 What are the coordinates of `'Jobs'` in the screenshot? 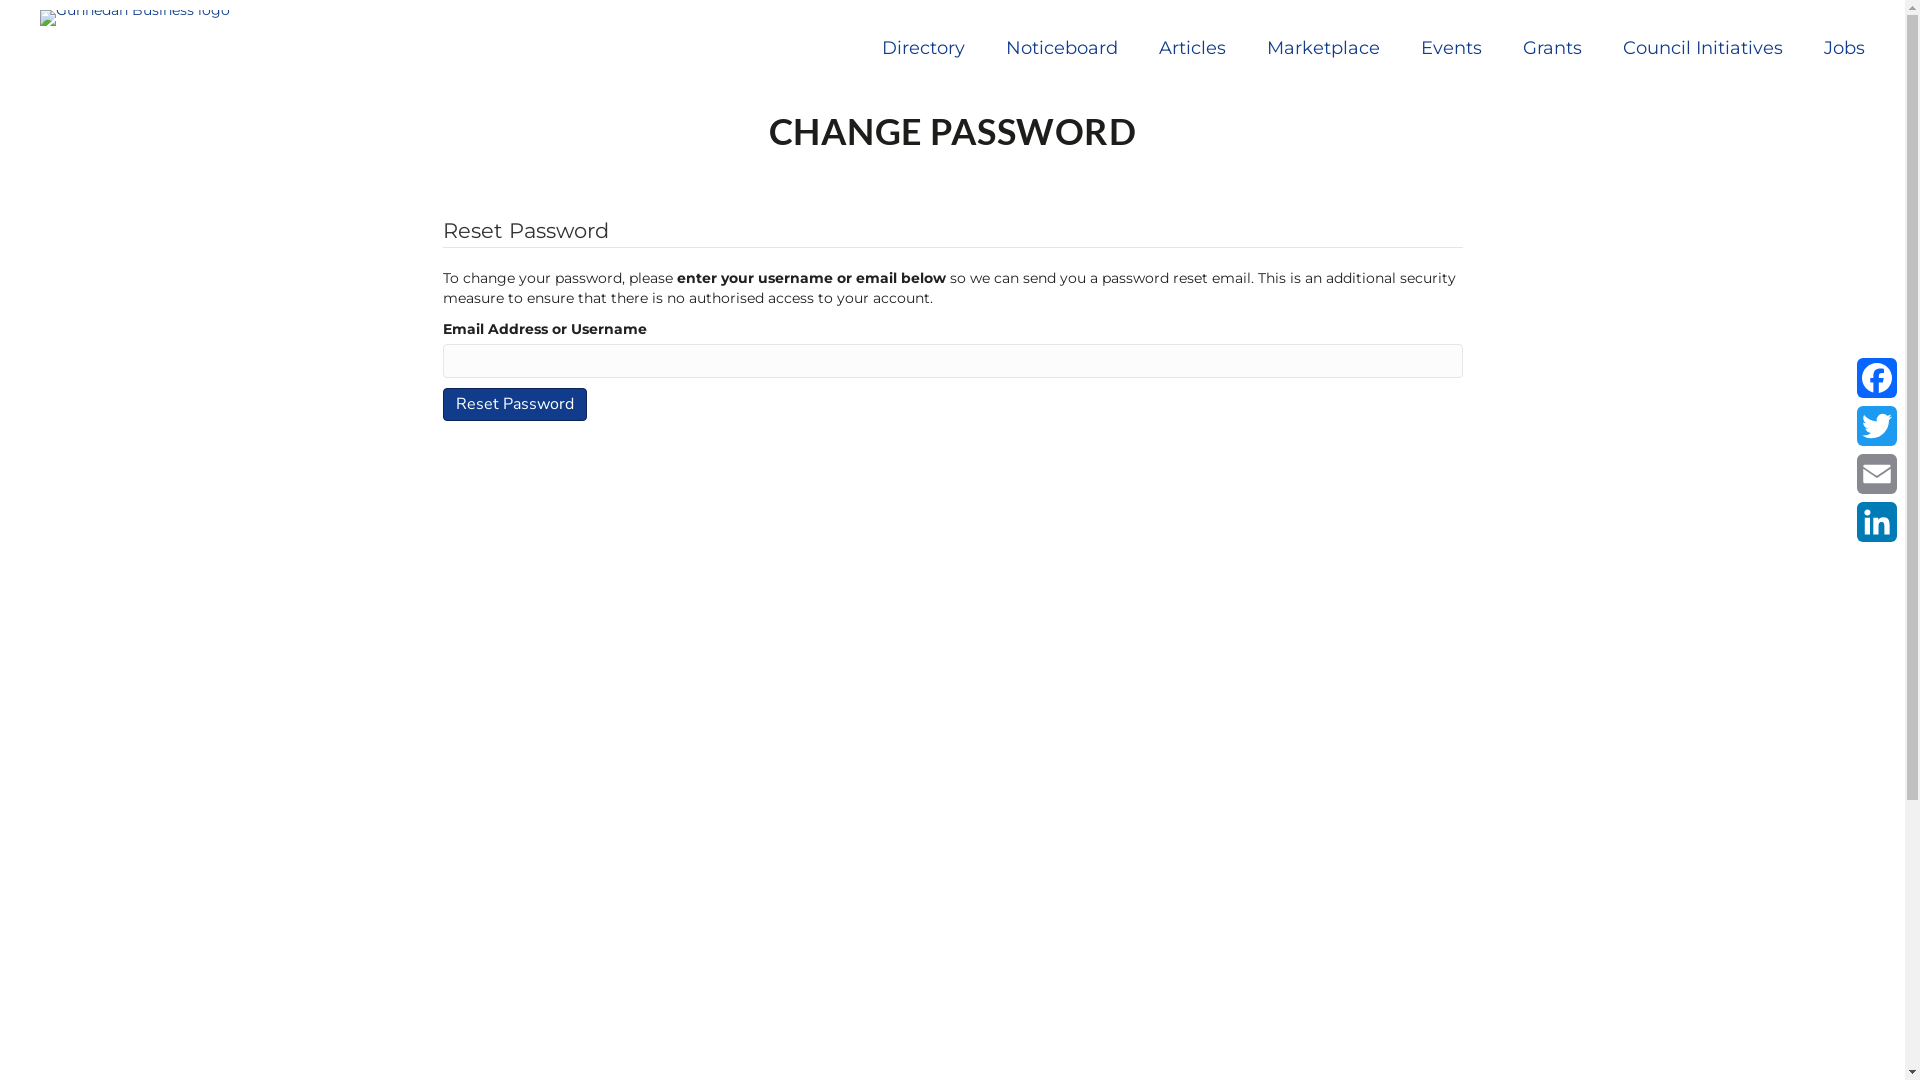 It's located at (1843, 46).